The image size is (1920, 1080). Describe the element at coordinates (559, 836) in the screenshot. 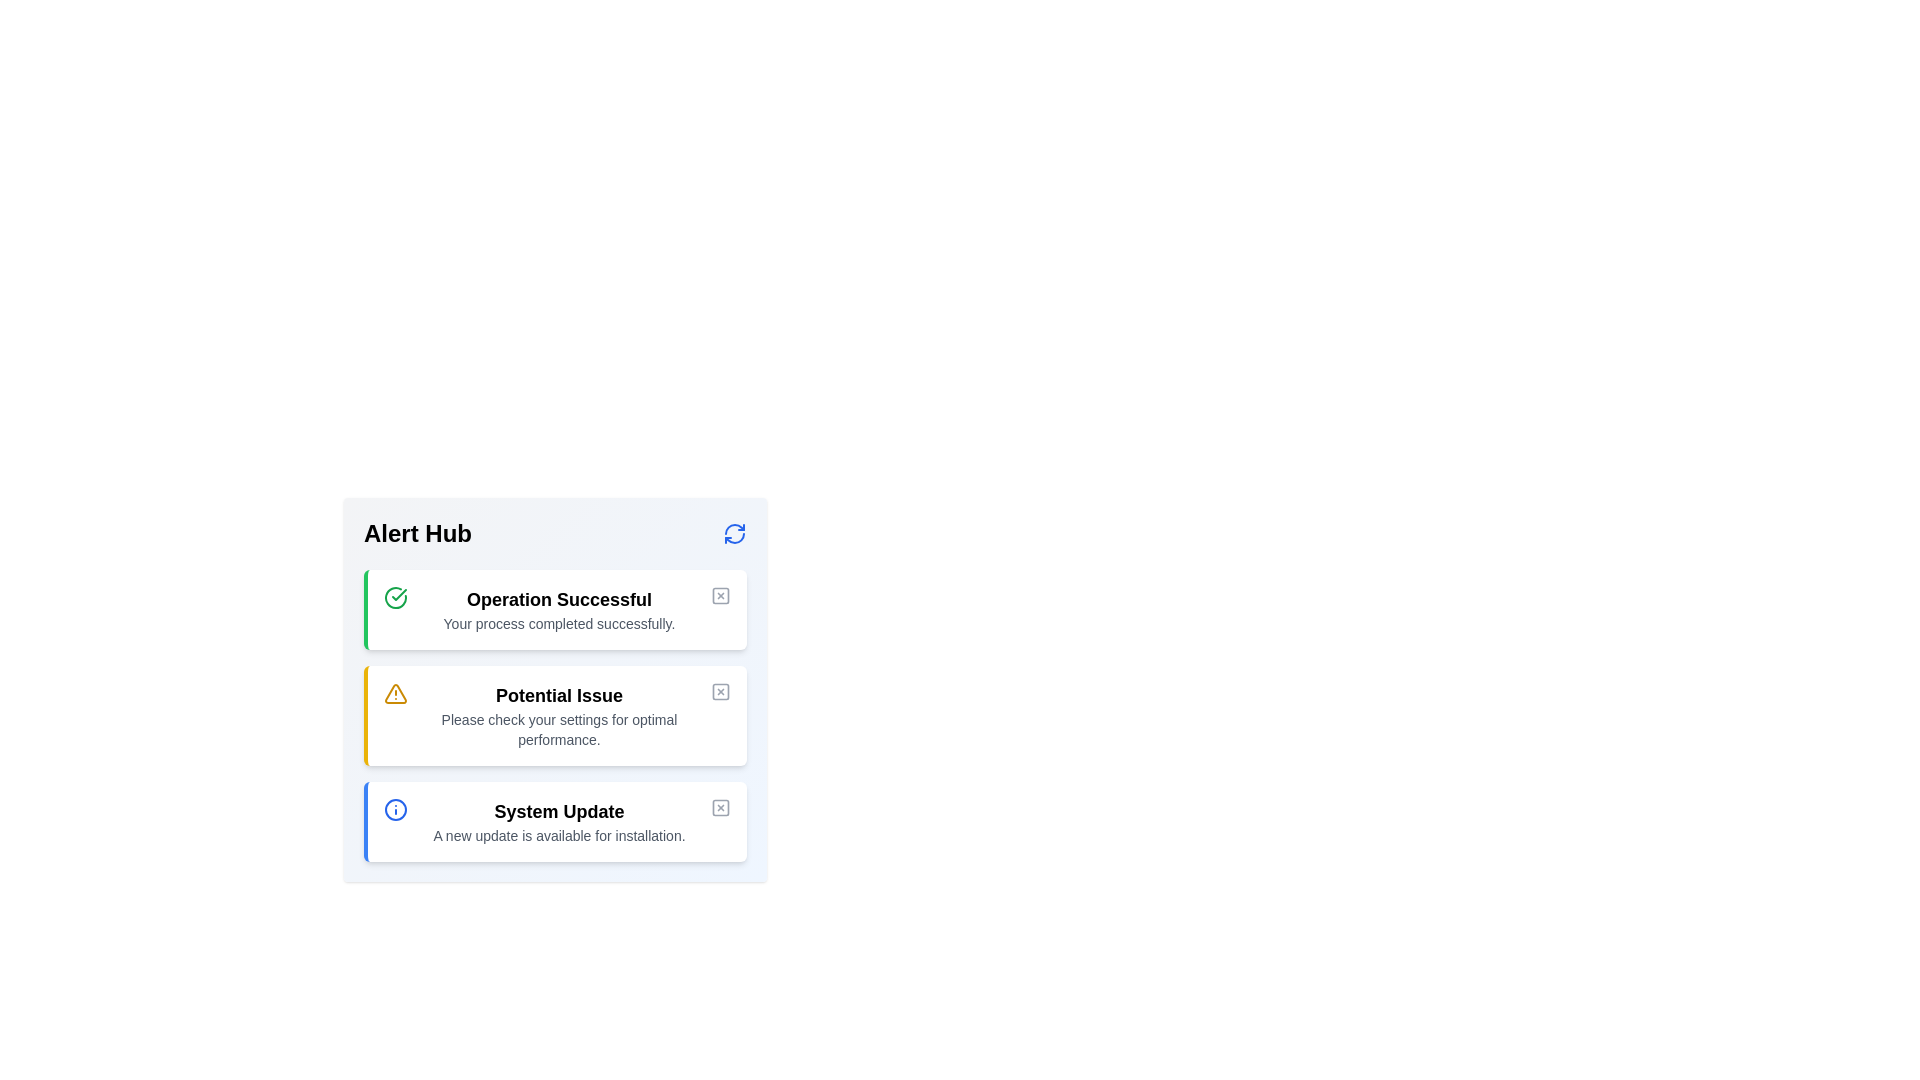

I see `notification text 'A new update is available for installation.' which is styled in gray and positioned below 'System Update' in the Alert Hub section` at that location.